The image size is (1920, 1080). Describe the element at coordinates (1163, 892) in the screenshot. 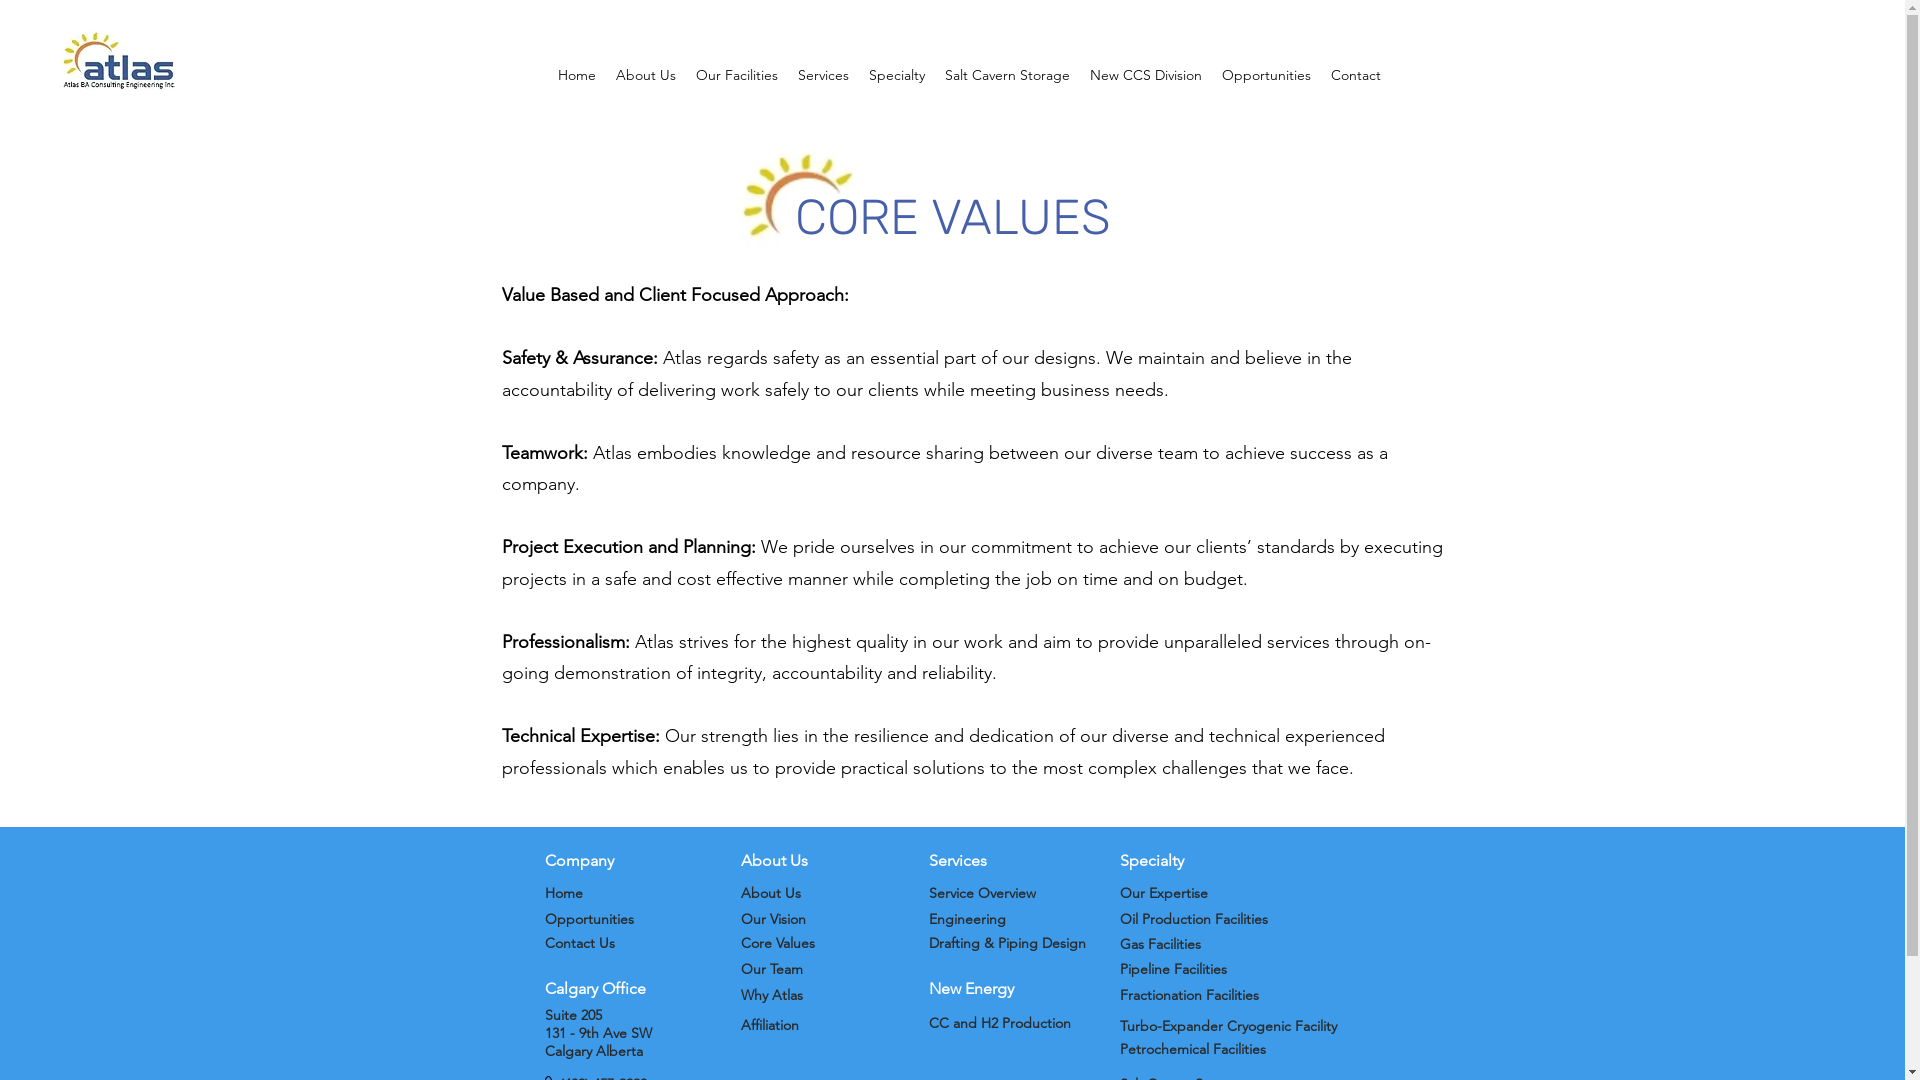

I see `'Our Expertise'` at that location.